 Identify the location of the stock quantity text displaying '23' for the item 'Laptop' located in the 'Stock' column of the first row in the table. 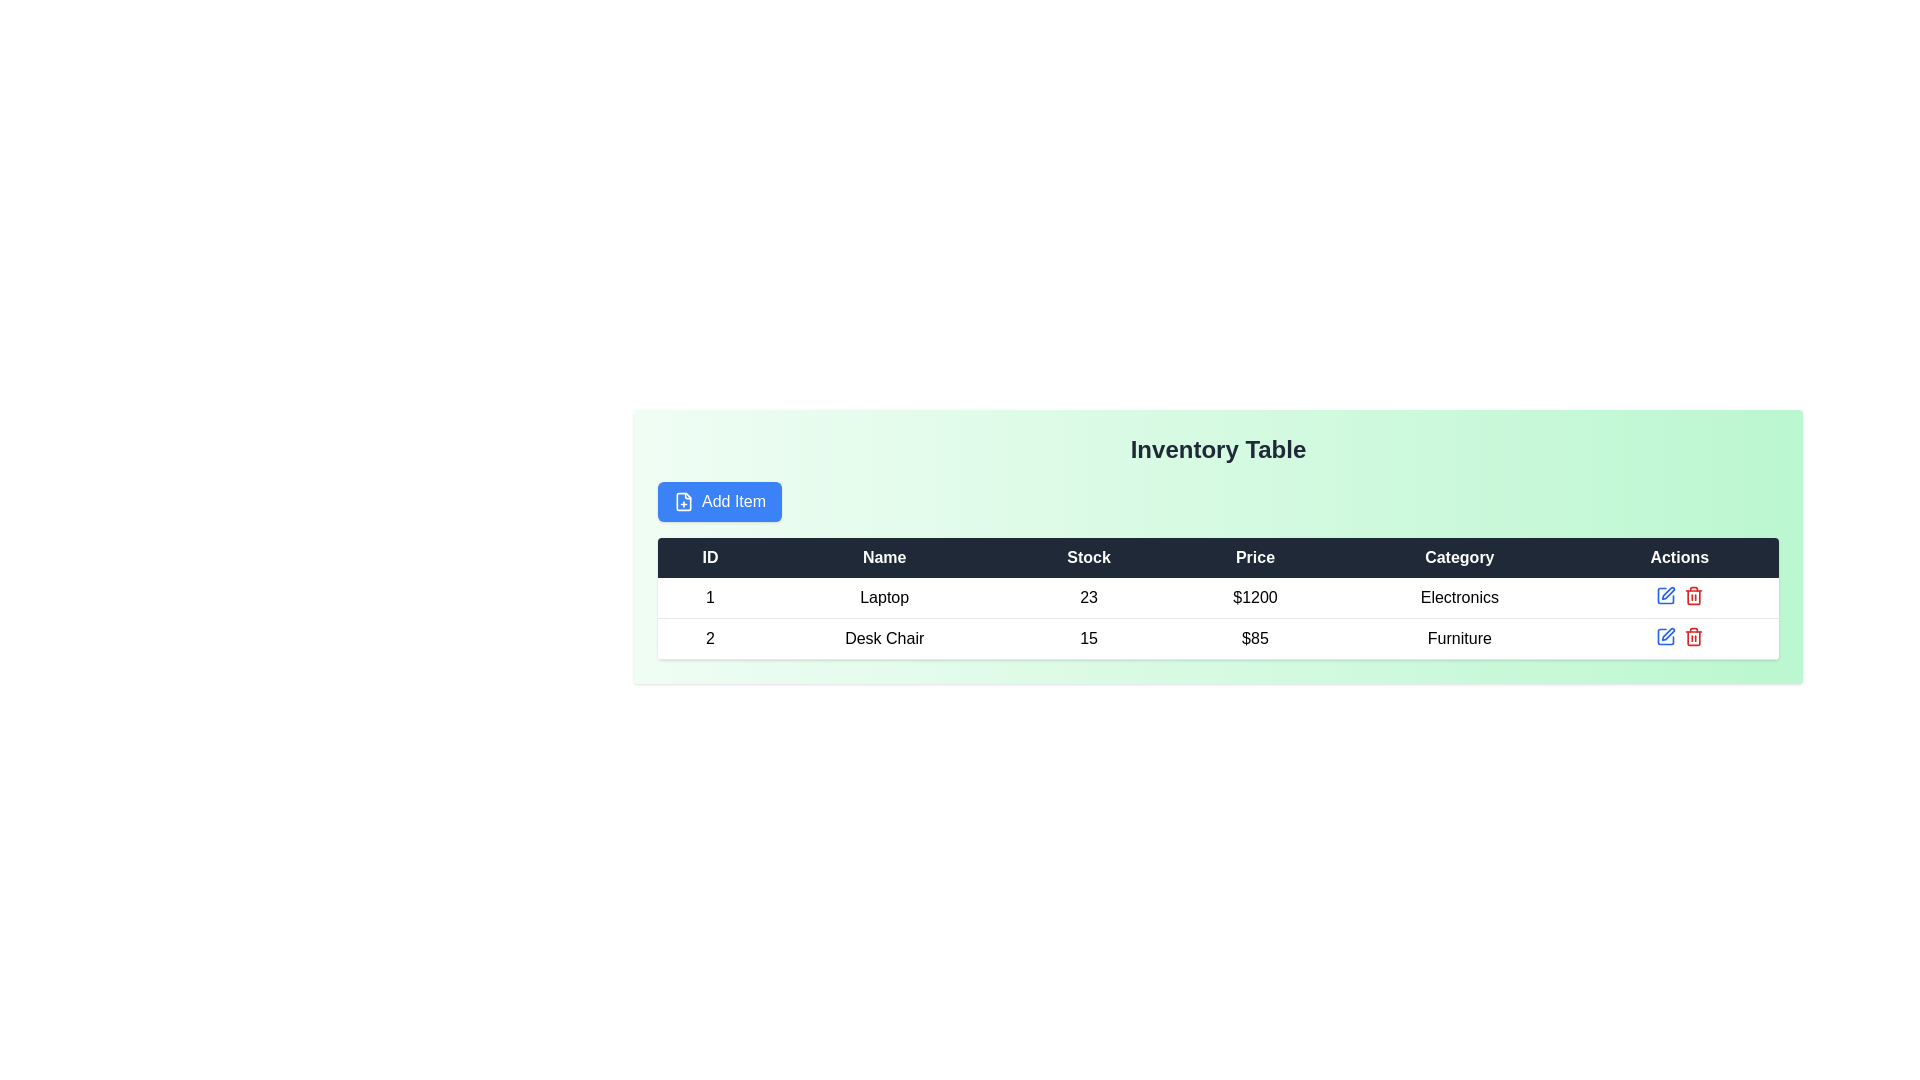
(1088, 597).